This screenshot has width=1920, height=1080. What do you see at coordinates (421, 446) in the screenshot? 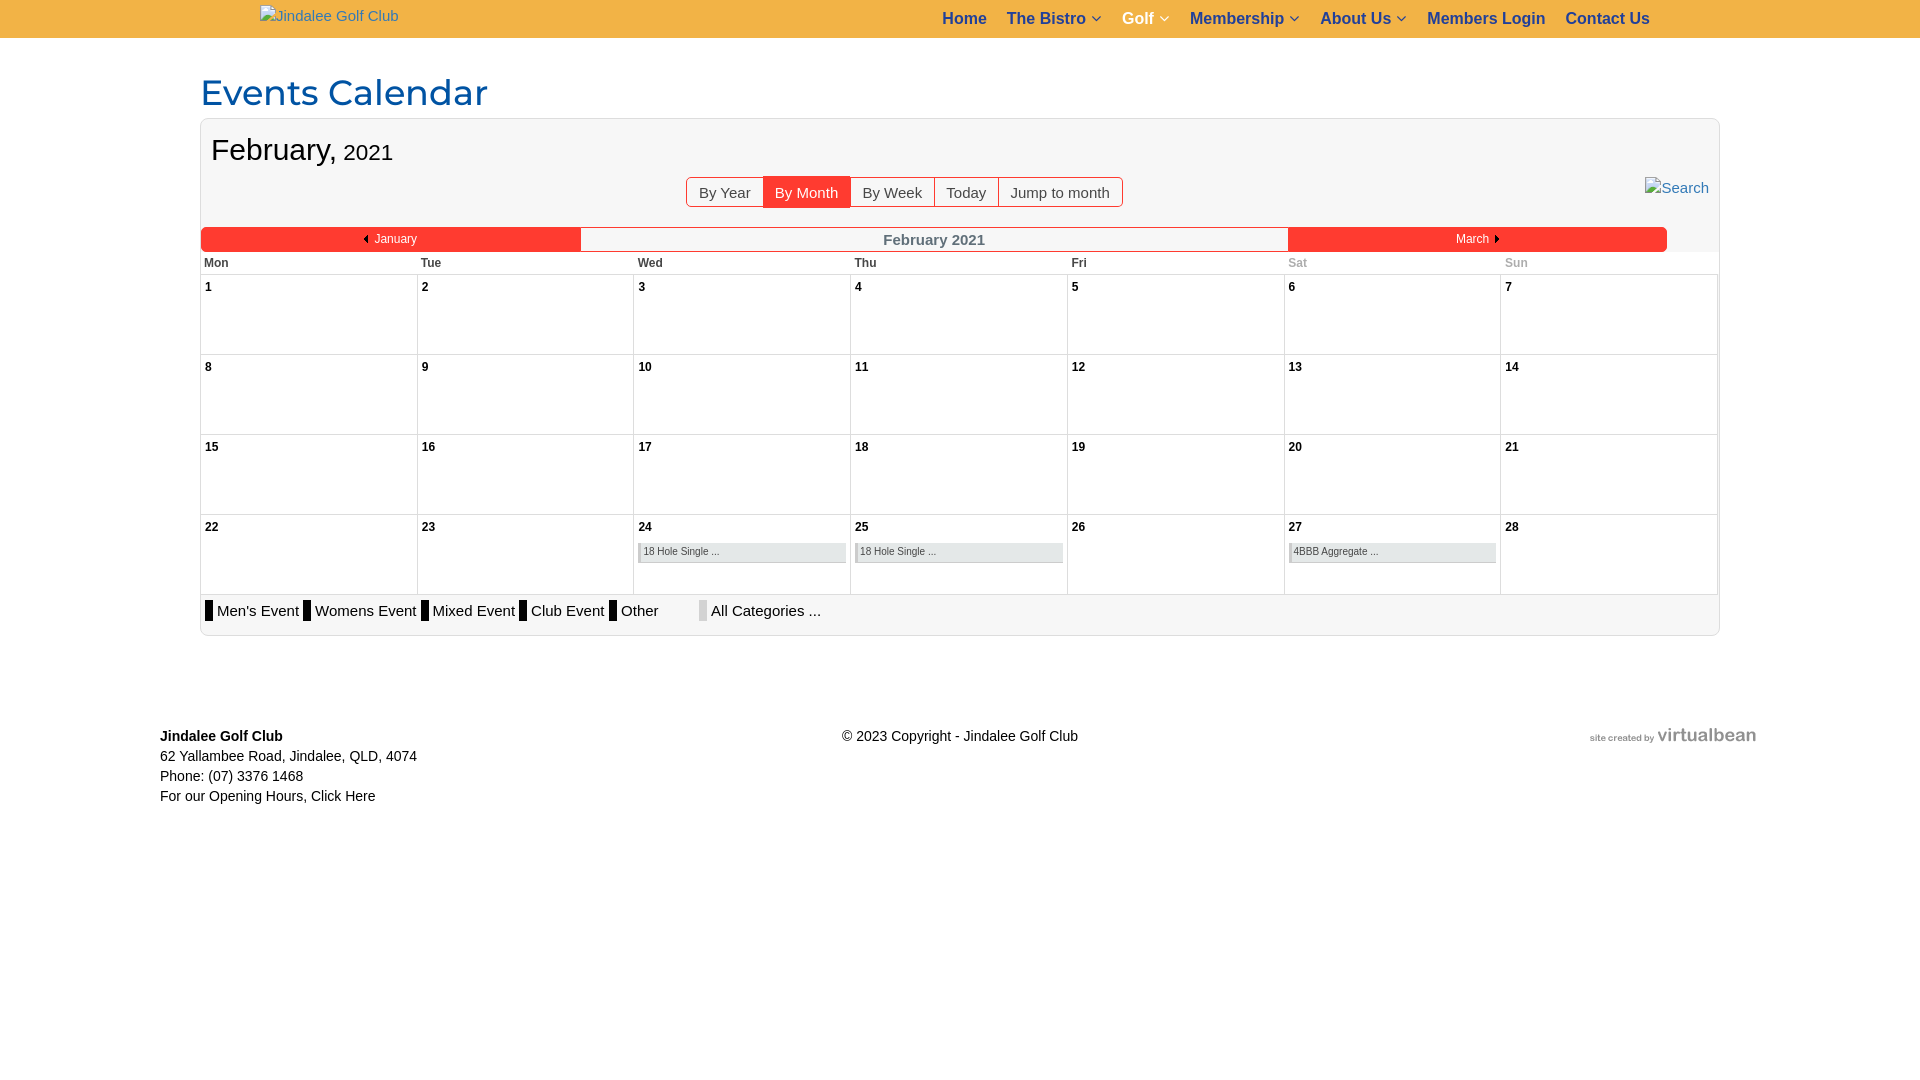
I see `'16'` at bounding box center [421, 446].